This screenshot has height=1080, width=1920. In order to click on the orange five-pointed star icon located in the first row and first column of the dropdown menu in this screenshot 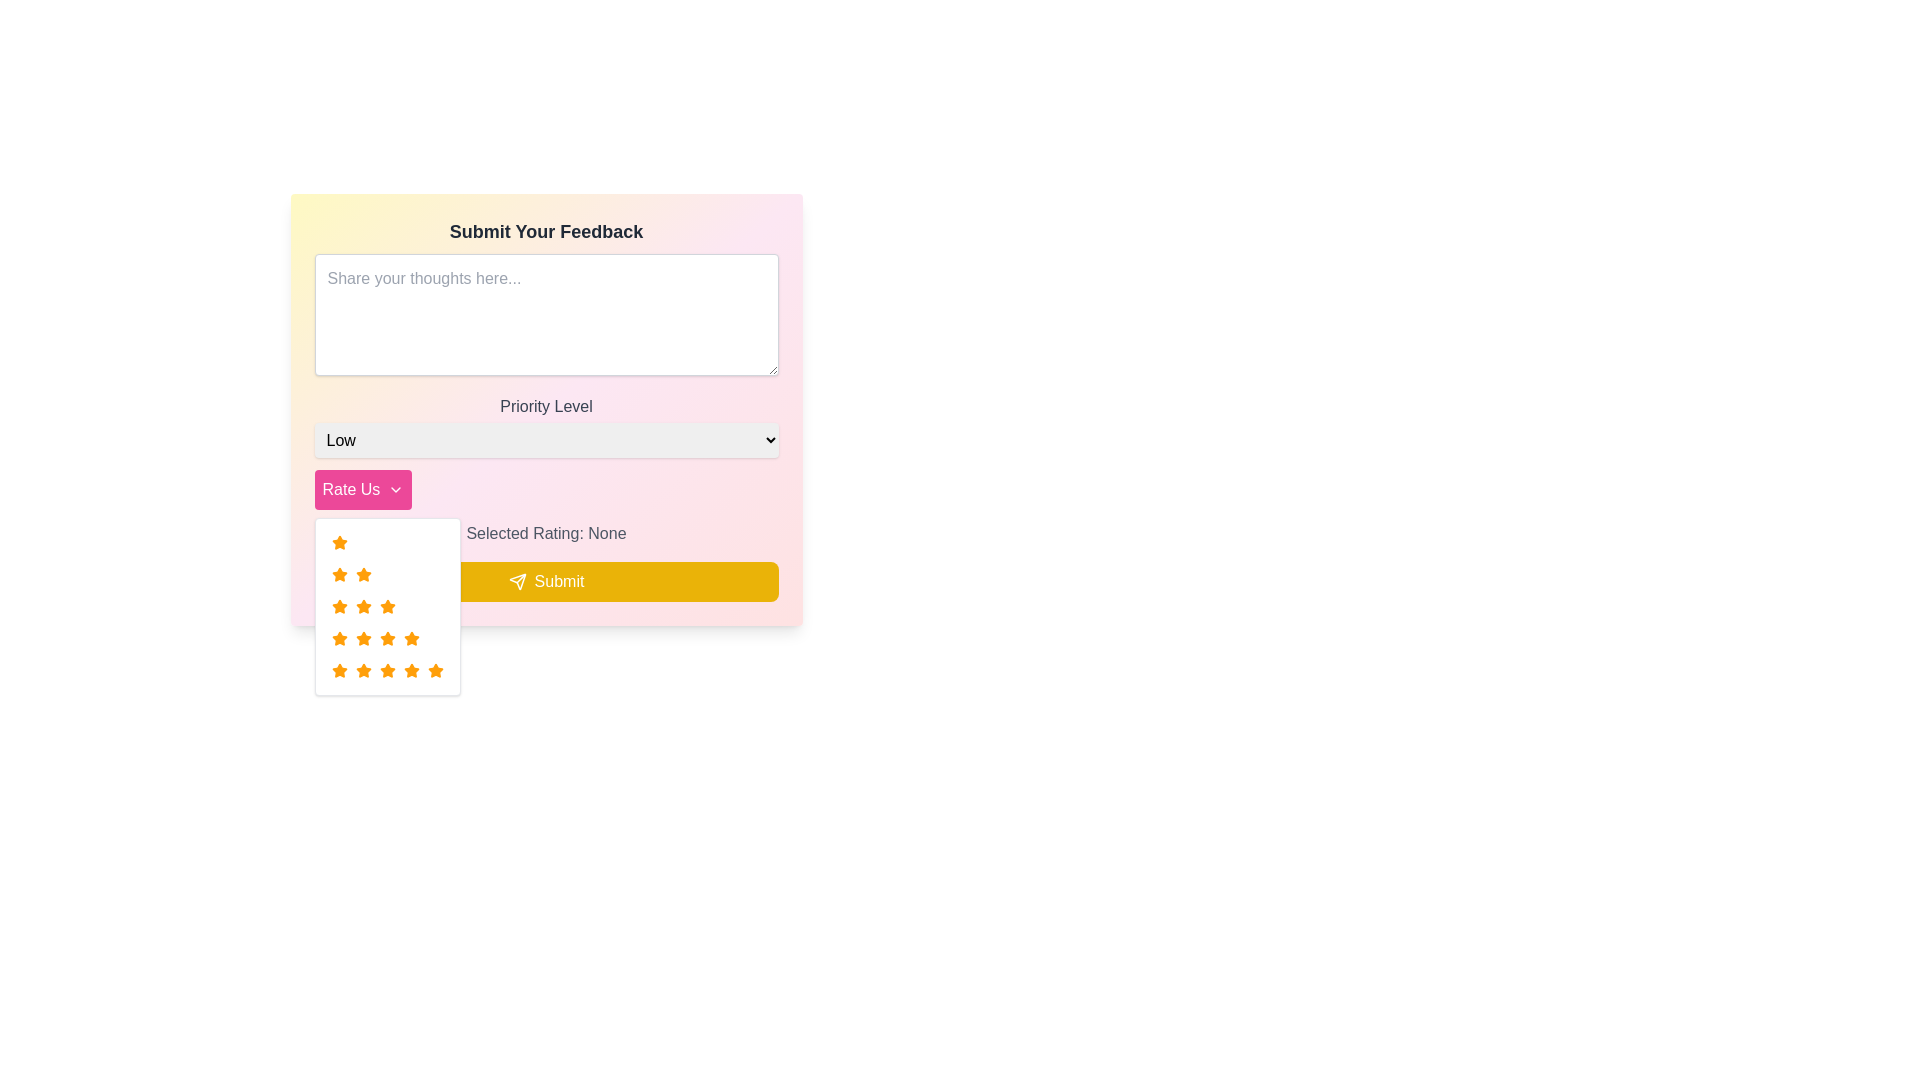, I will do `click(339, 574)`.